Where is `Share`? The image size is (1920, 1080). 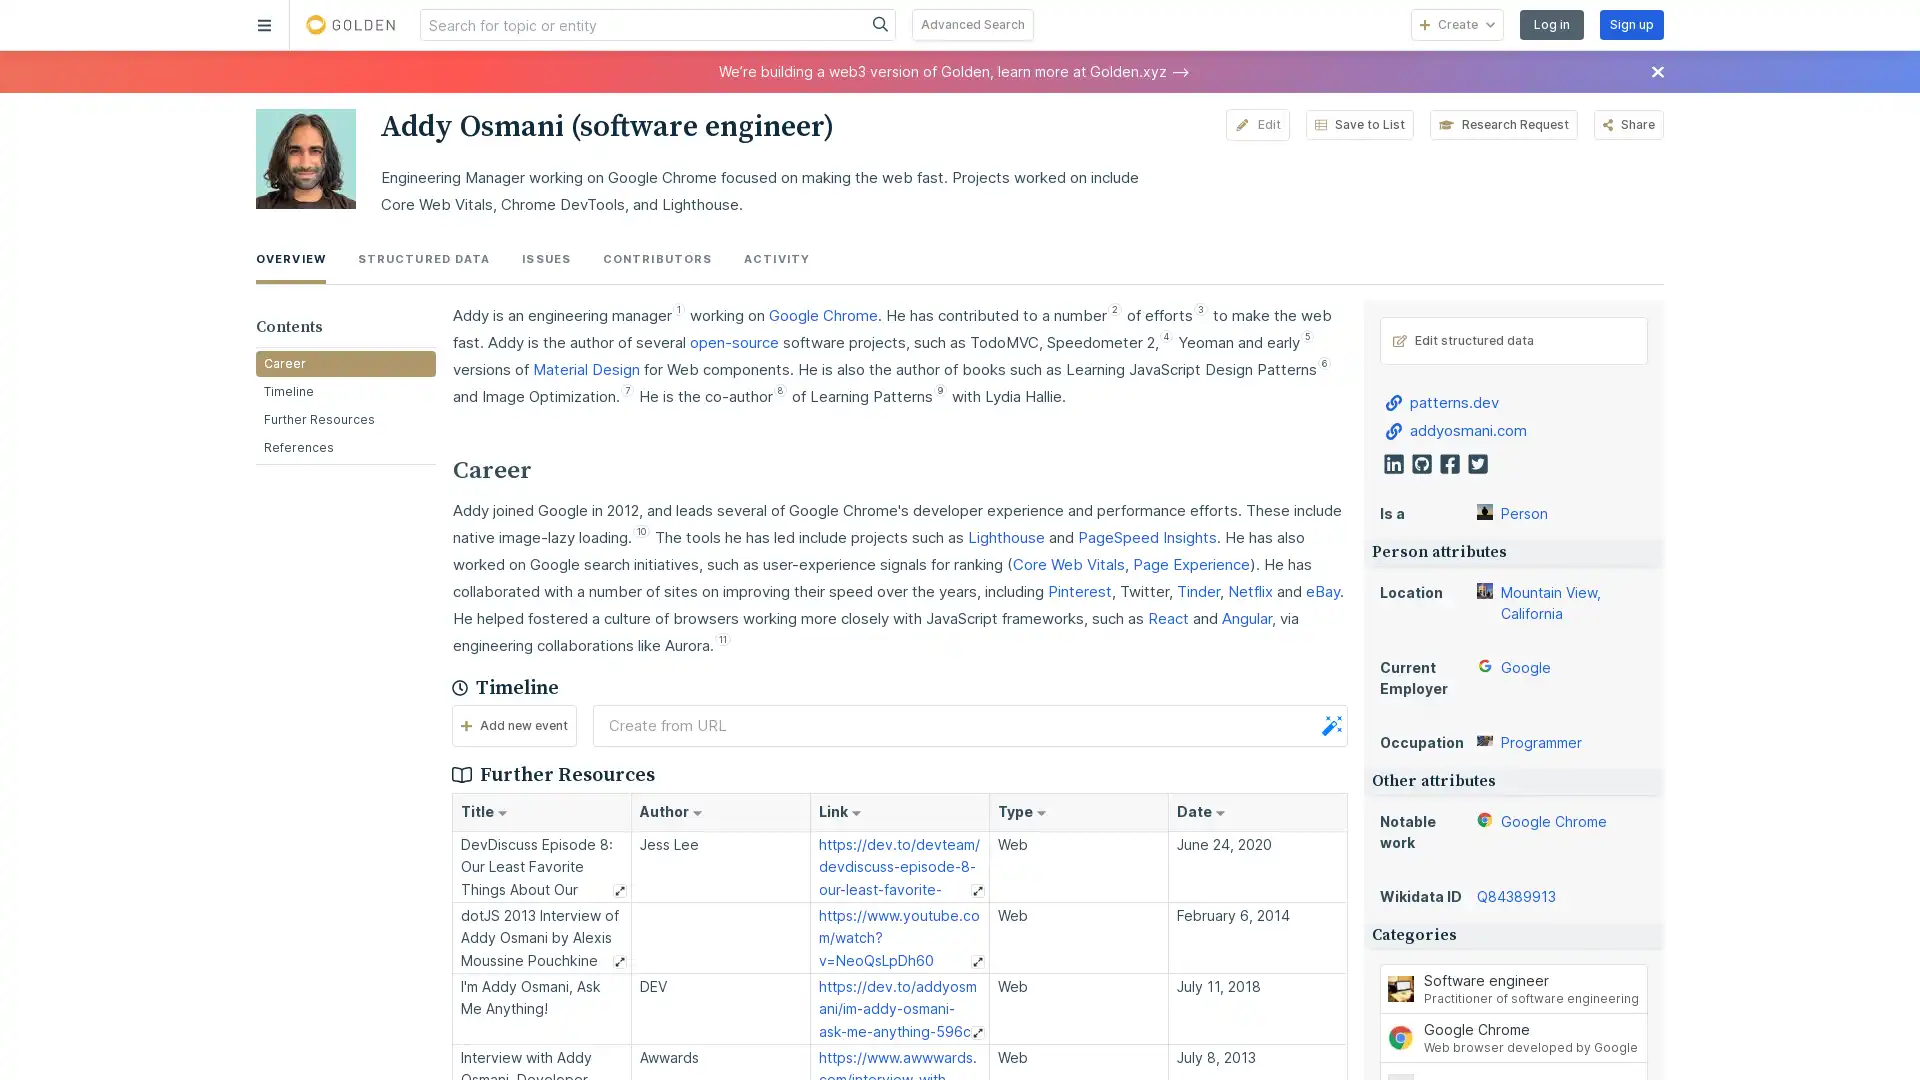
Share is located at coordinates (1628, 124).